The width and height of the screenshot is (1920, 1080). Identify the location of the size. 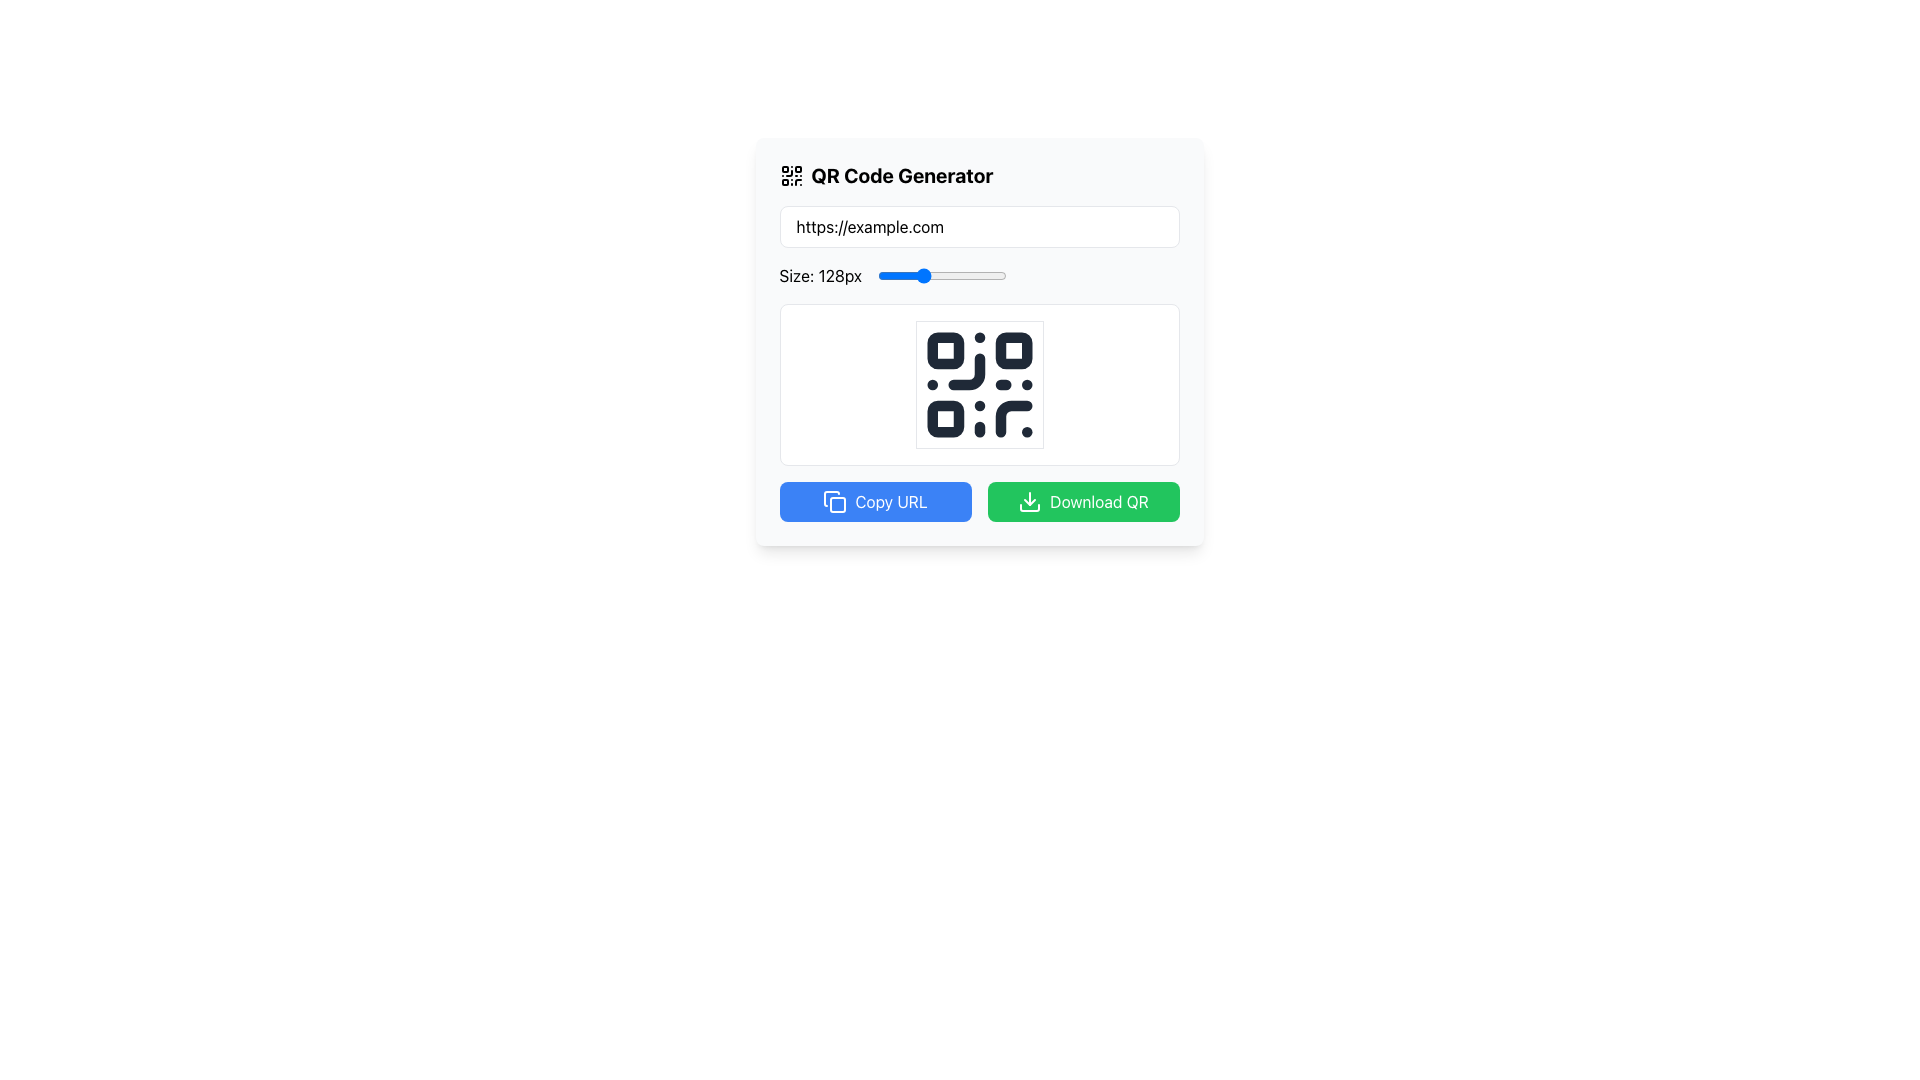
(1005, 276).